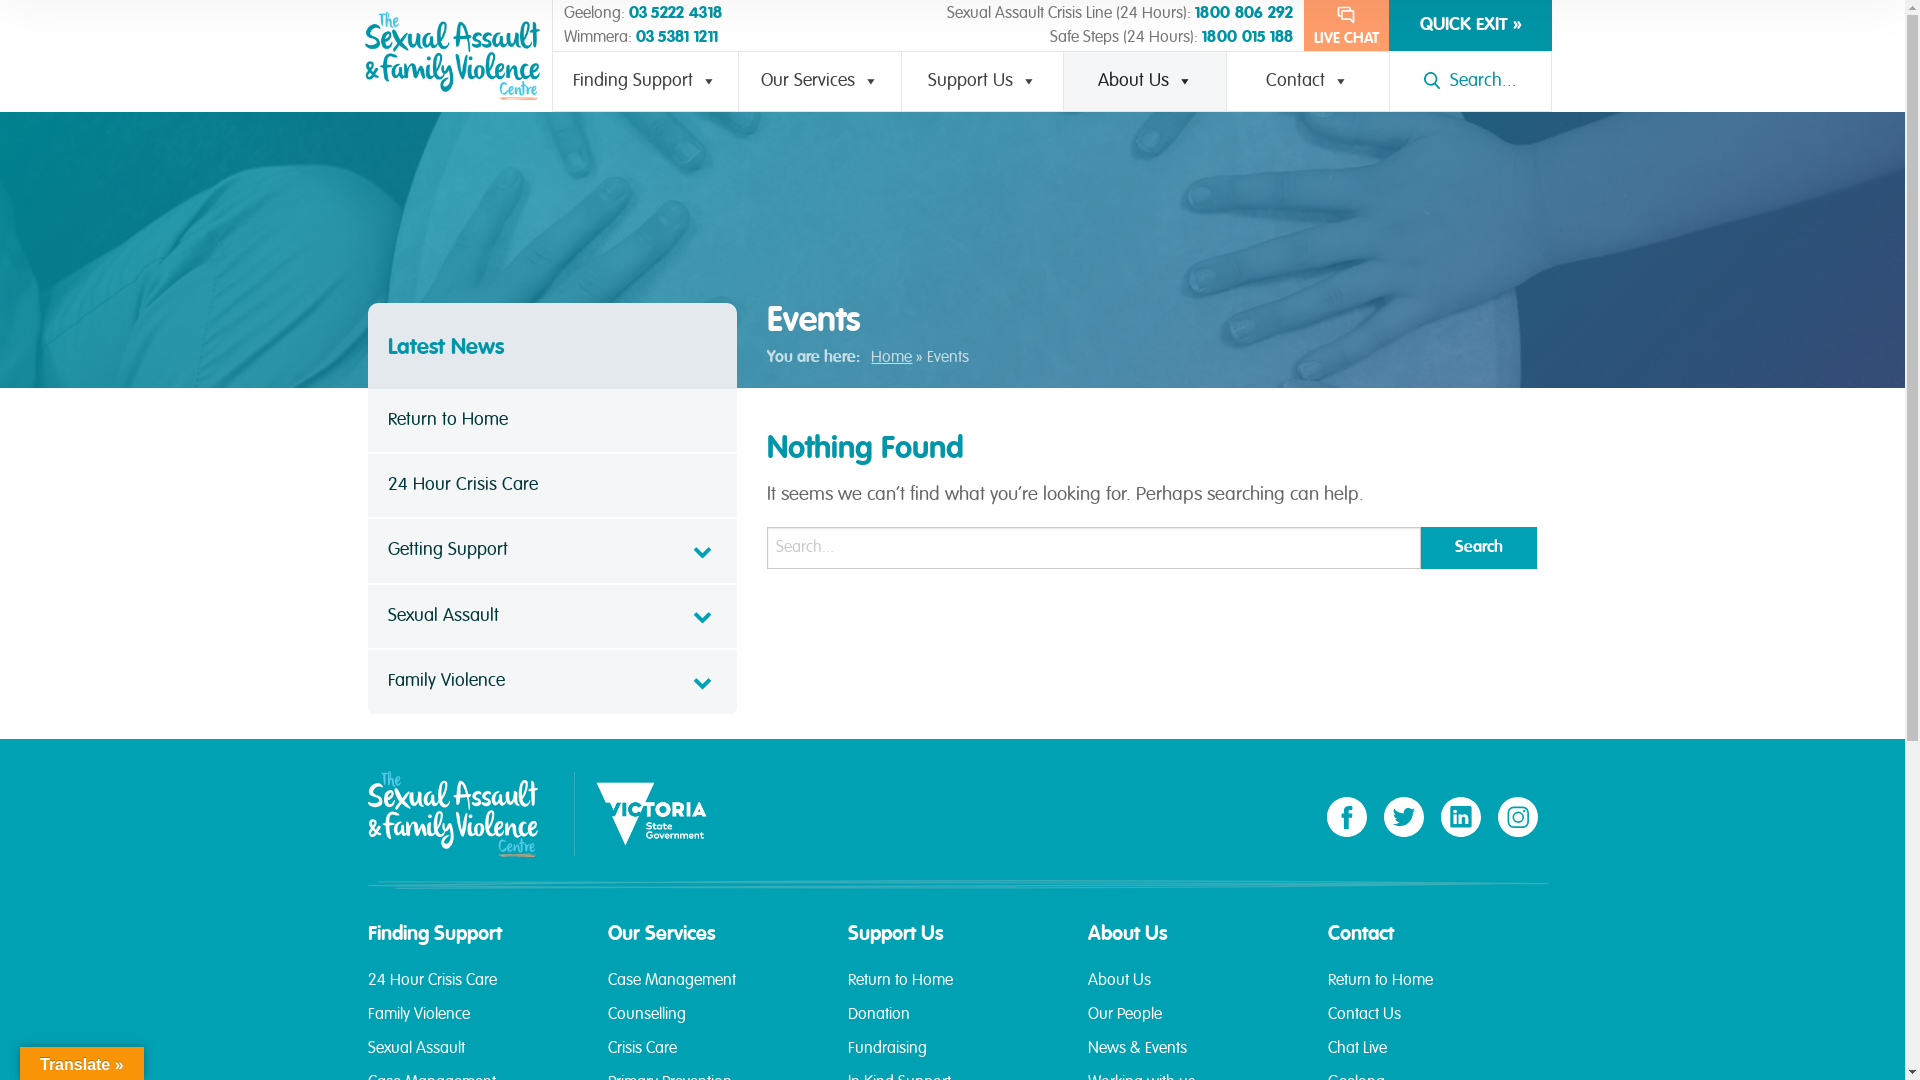  I want to click on 'Contact Us', so click(1328, 1023).